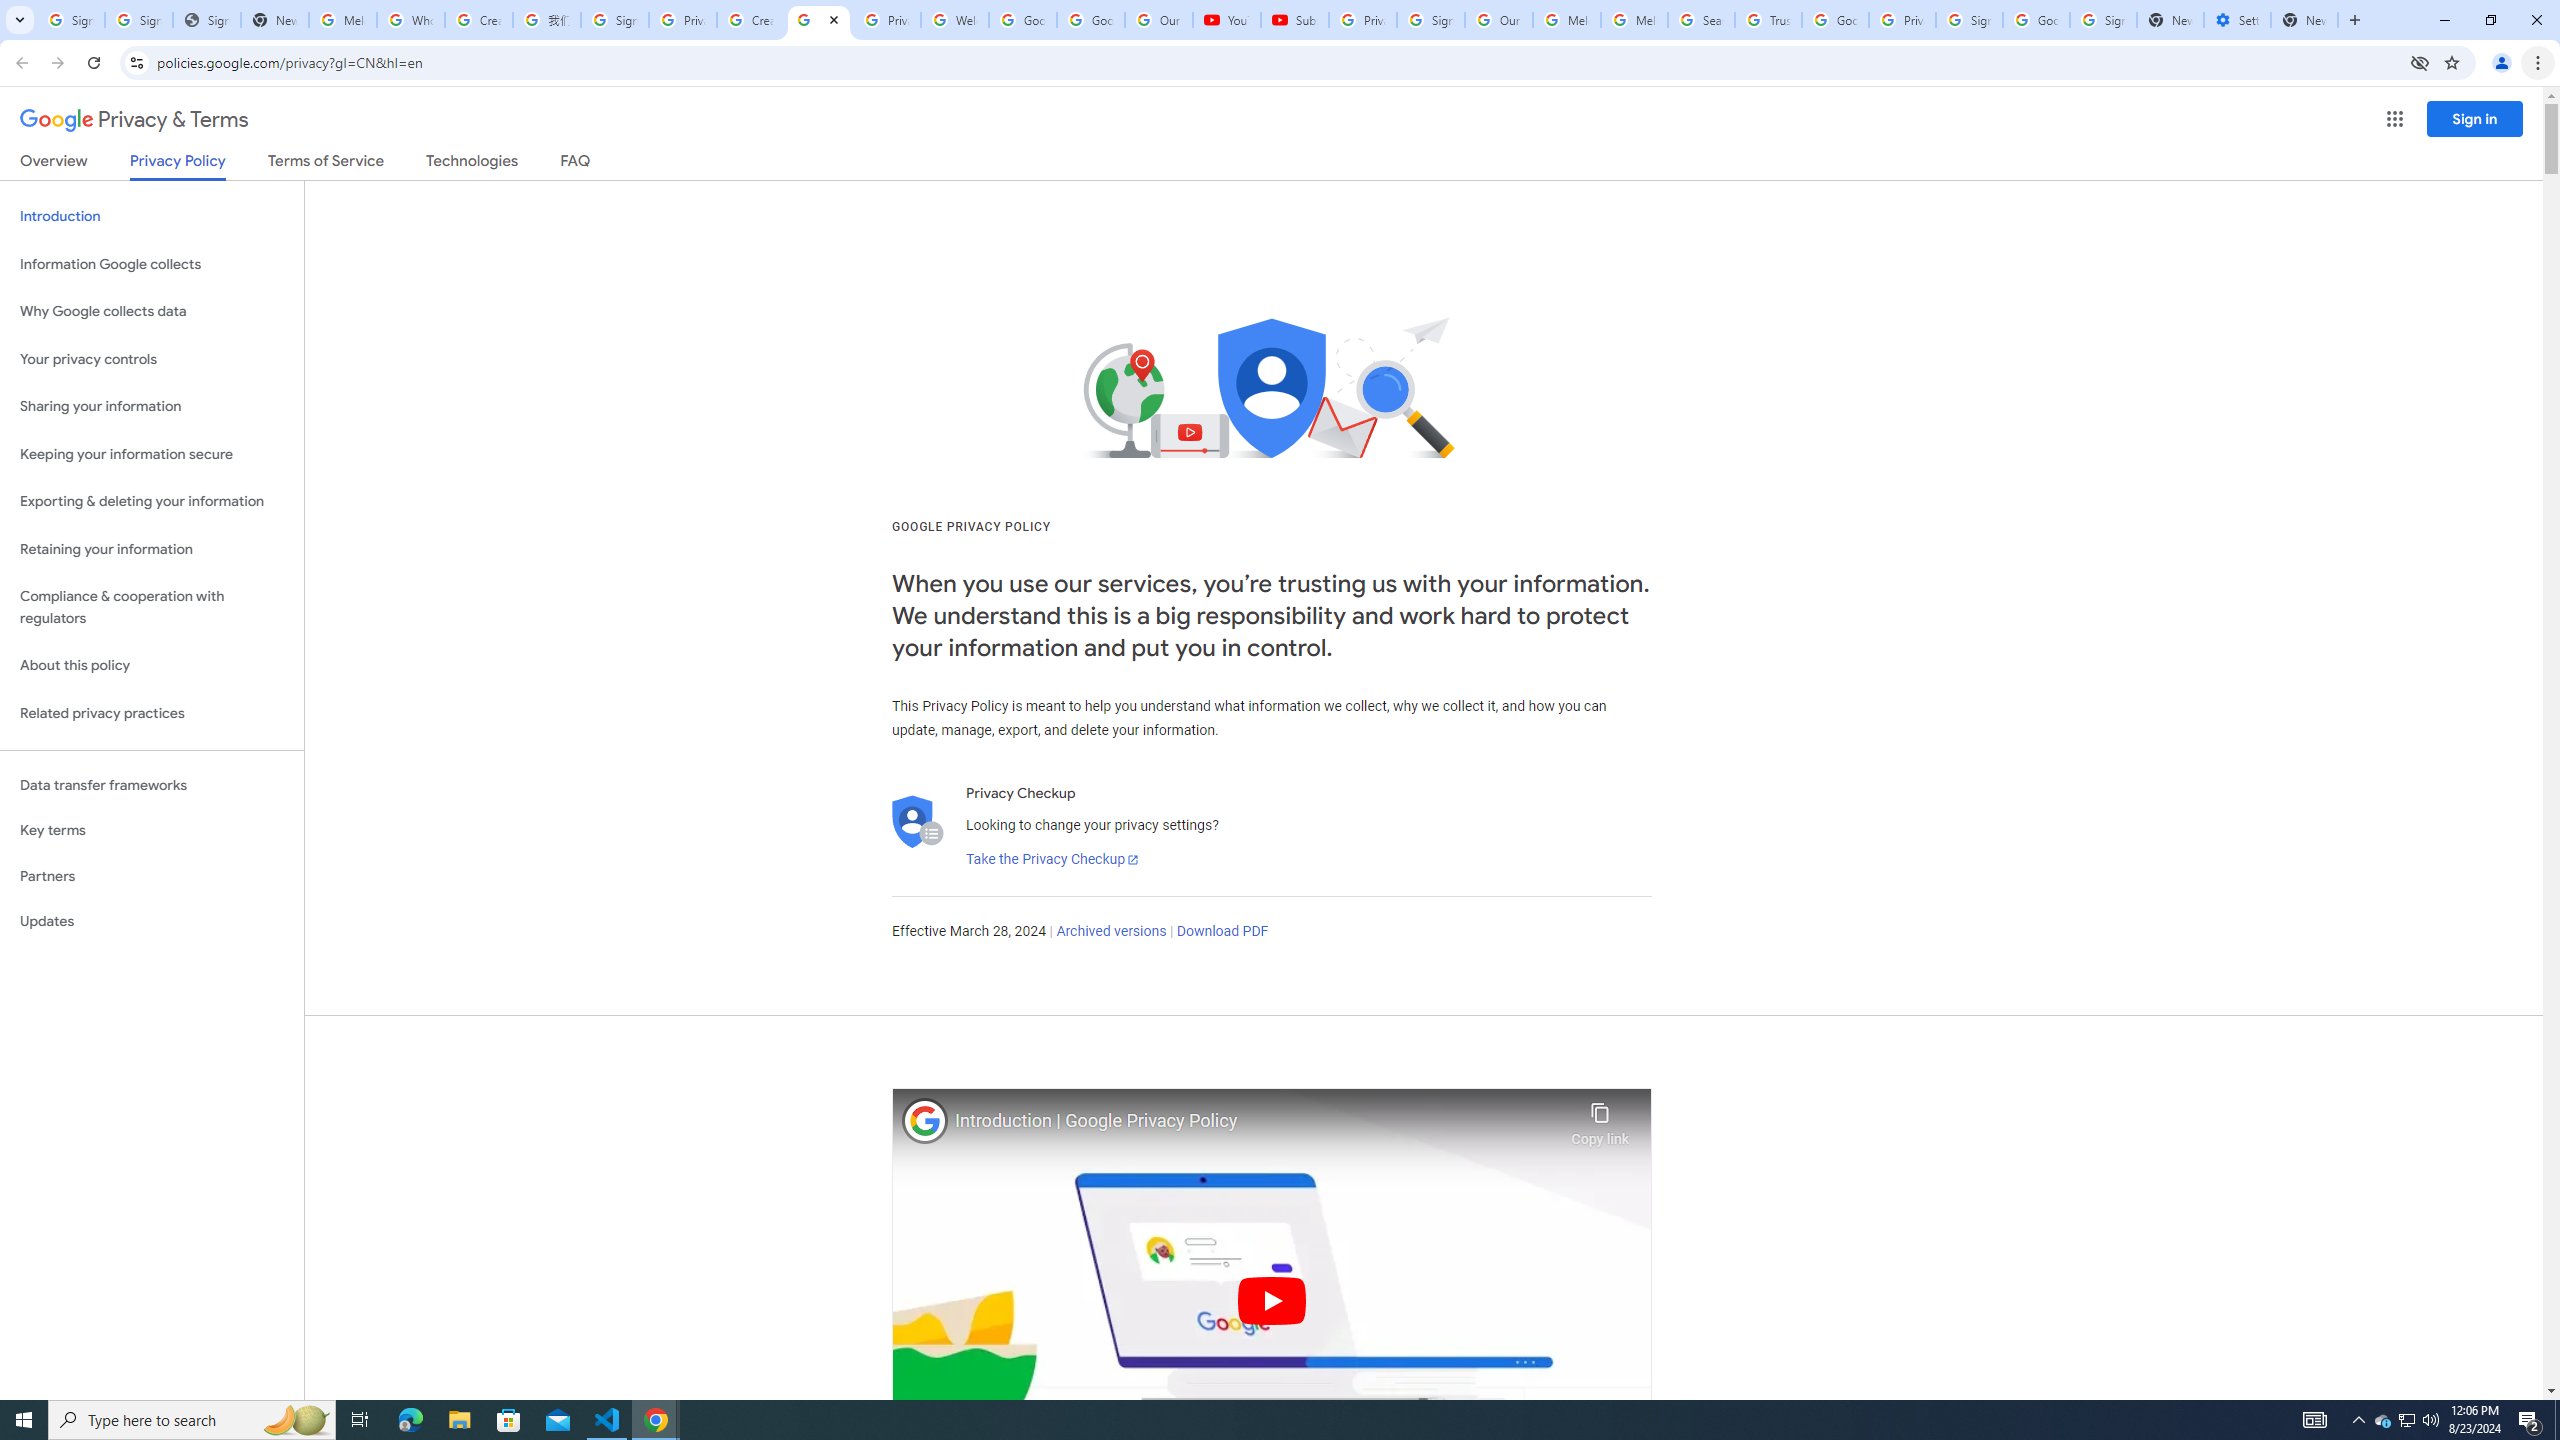 The image size is (2560, 1440). Describe the element at coordinates (953, 19) in the screenshot. I see `'Welcome to My Activity'` at that location.